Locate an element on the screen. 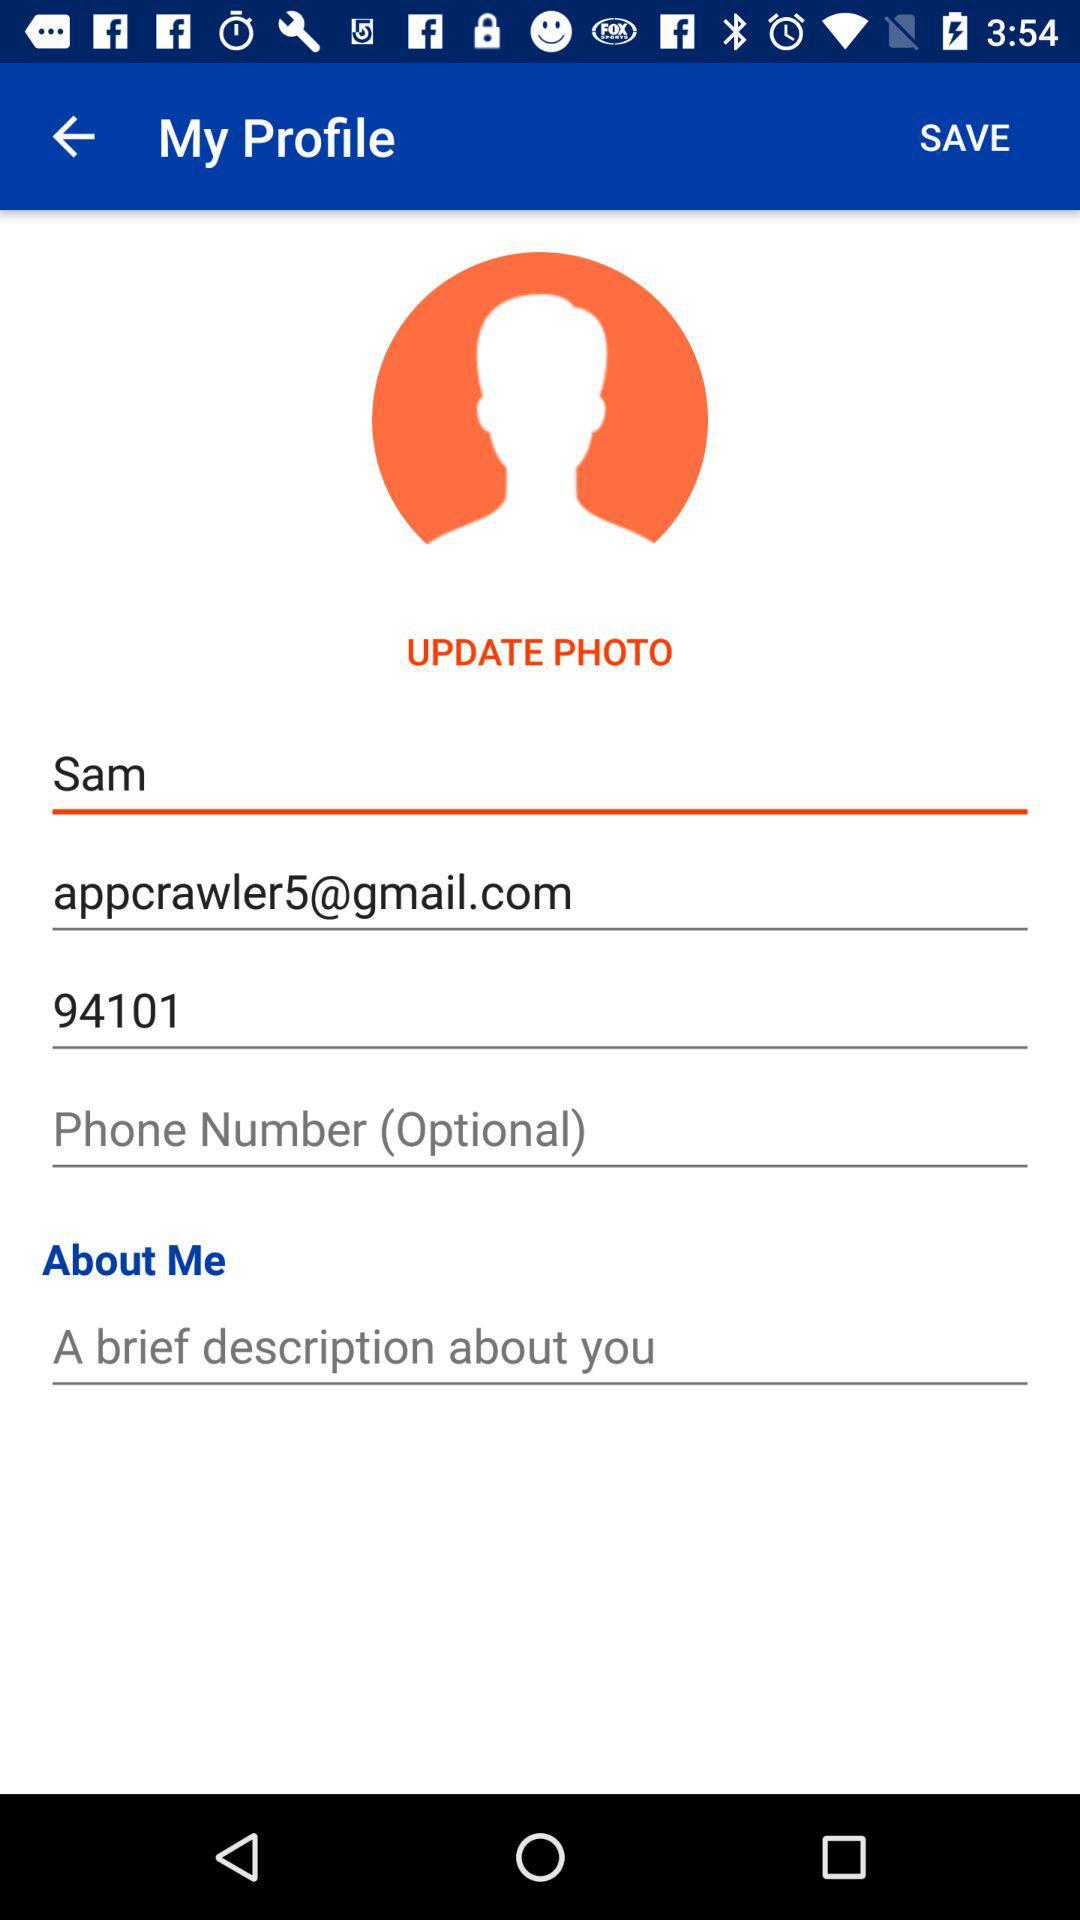 This screenshot has height=1920, width=1080. the appcrawler5@gmail.com item is located at coordinates (540, 890).